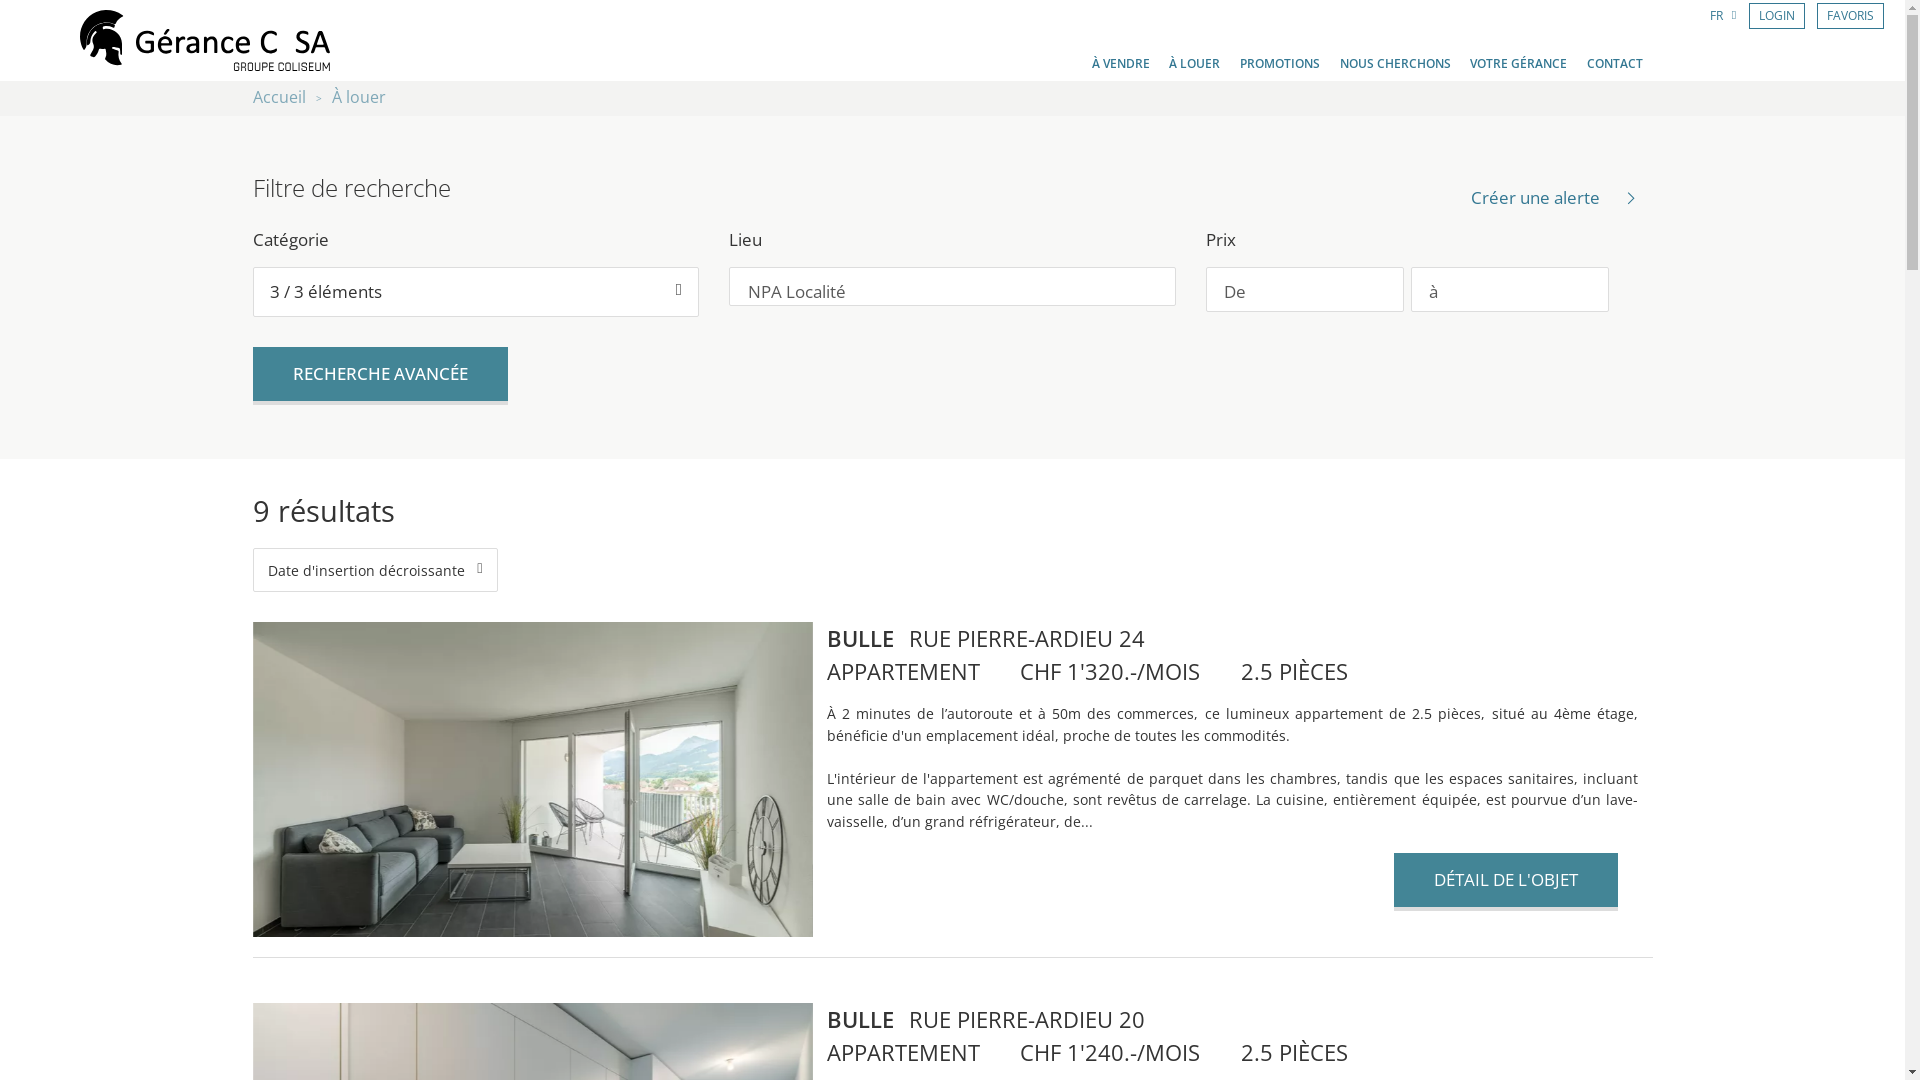 This screenshot has height=1080, width=1920. I want to click on 'Accueil', so click(277, 97).